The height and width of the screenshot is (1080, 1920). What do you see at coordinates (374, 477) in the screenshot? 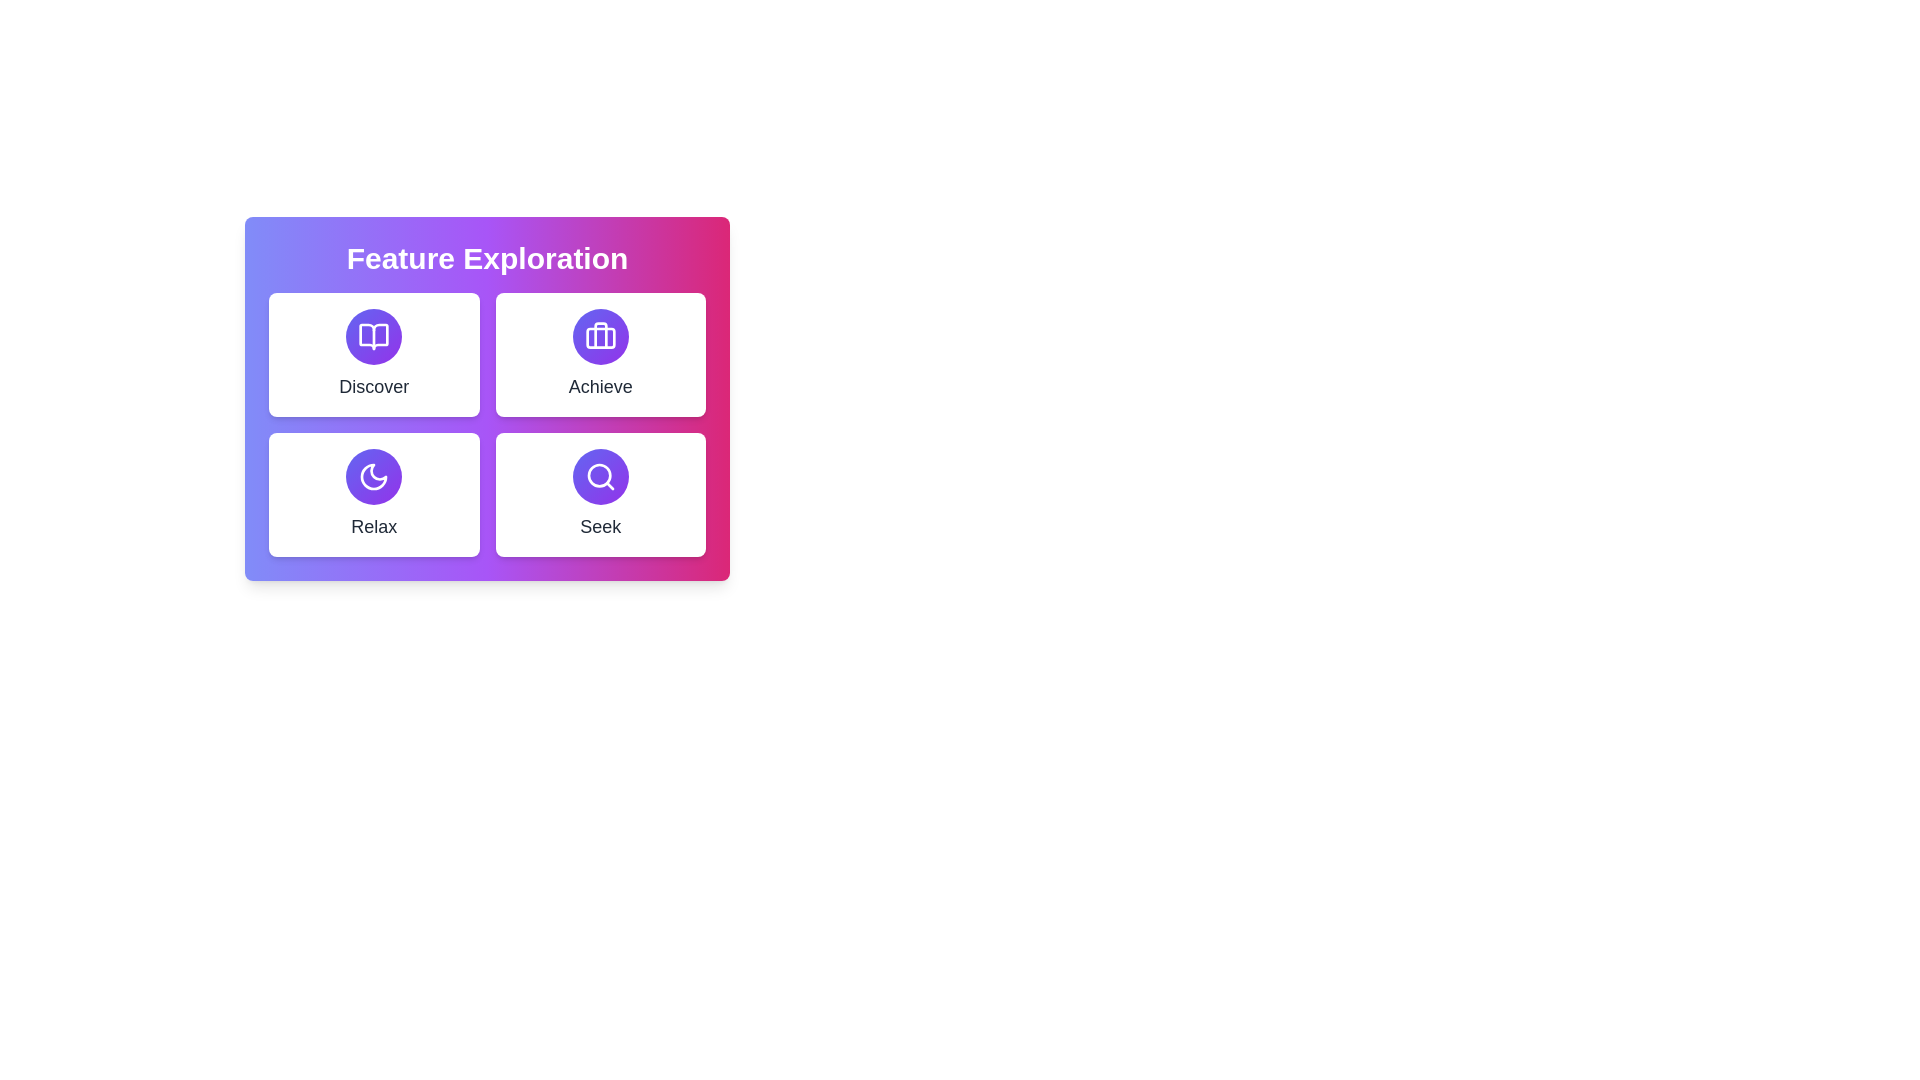
I see `the purple crescent moon icon that is part of the 'Relax' button located at the bottom-left corner of the button grid under 'Feature Exploration'` at bounding box center [374, 477].